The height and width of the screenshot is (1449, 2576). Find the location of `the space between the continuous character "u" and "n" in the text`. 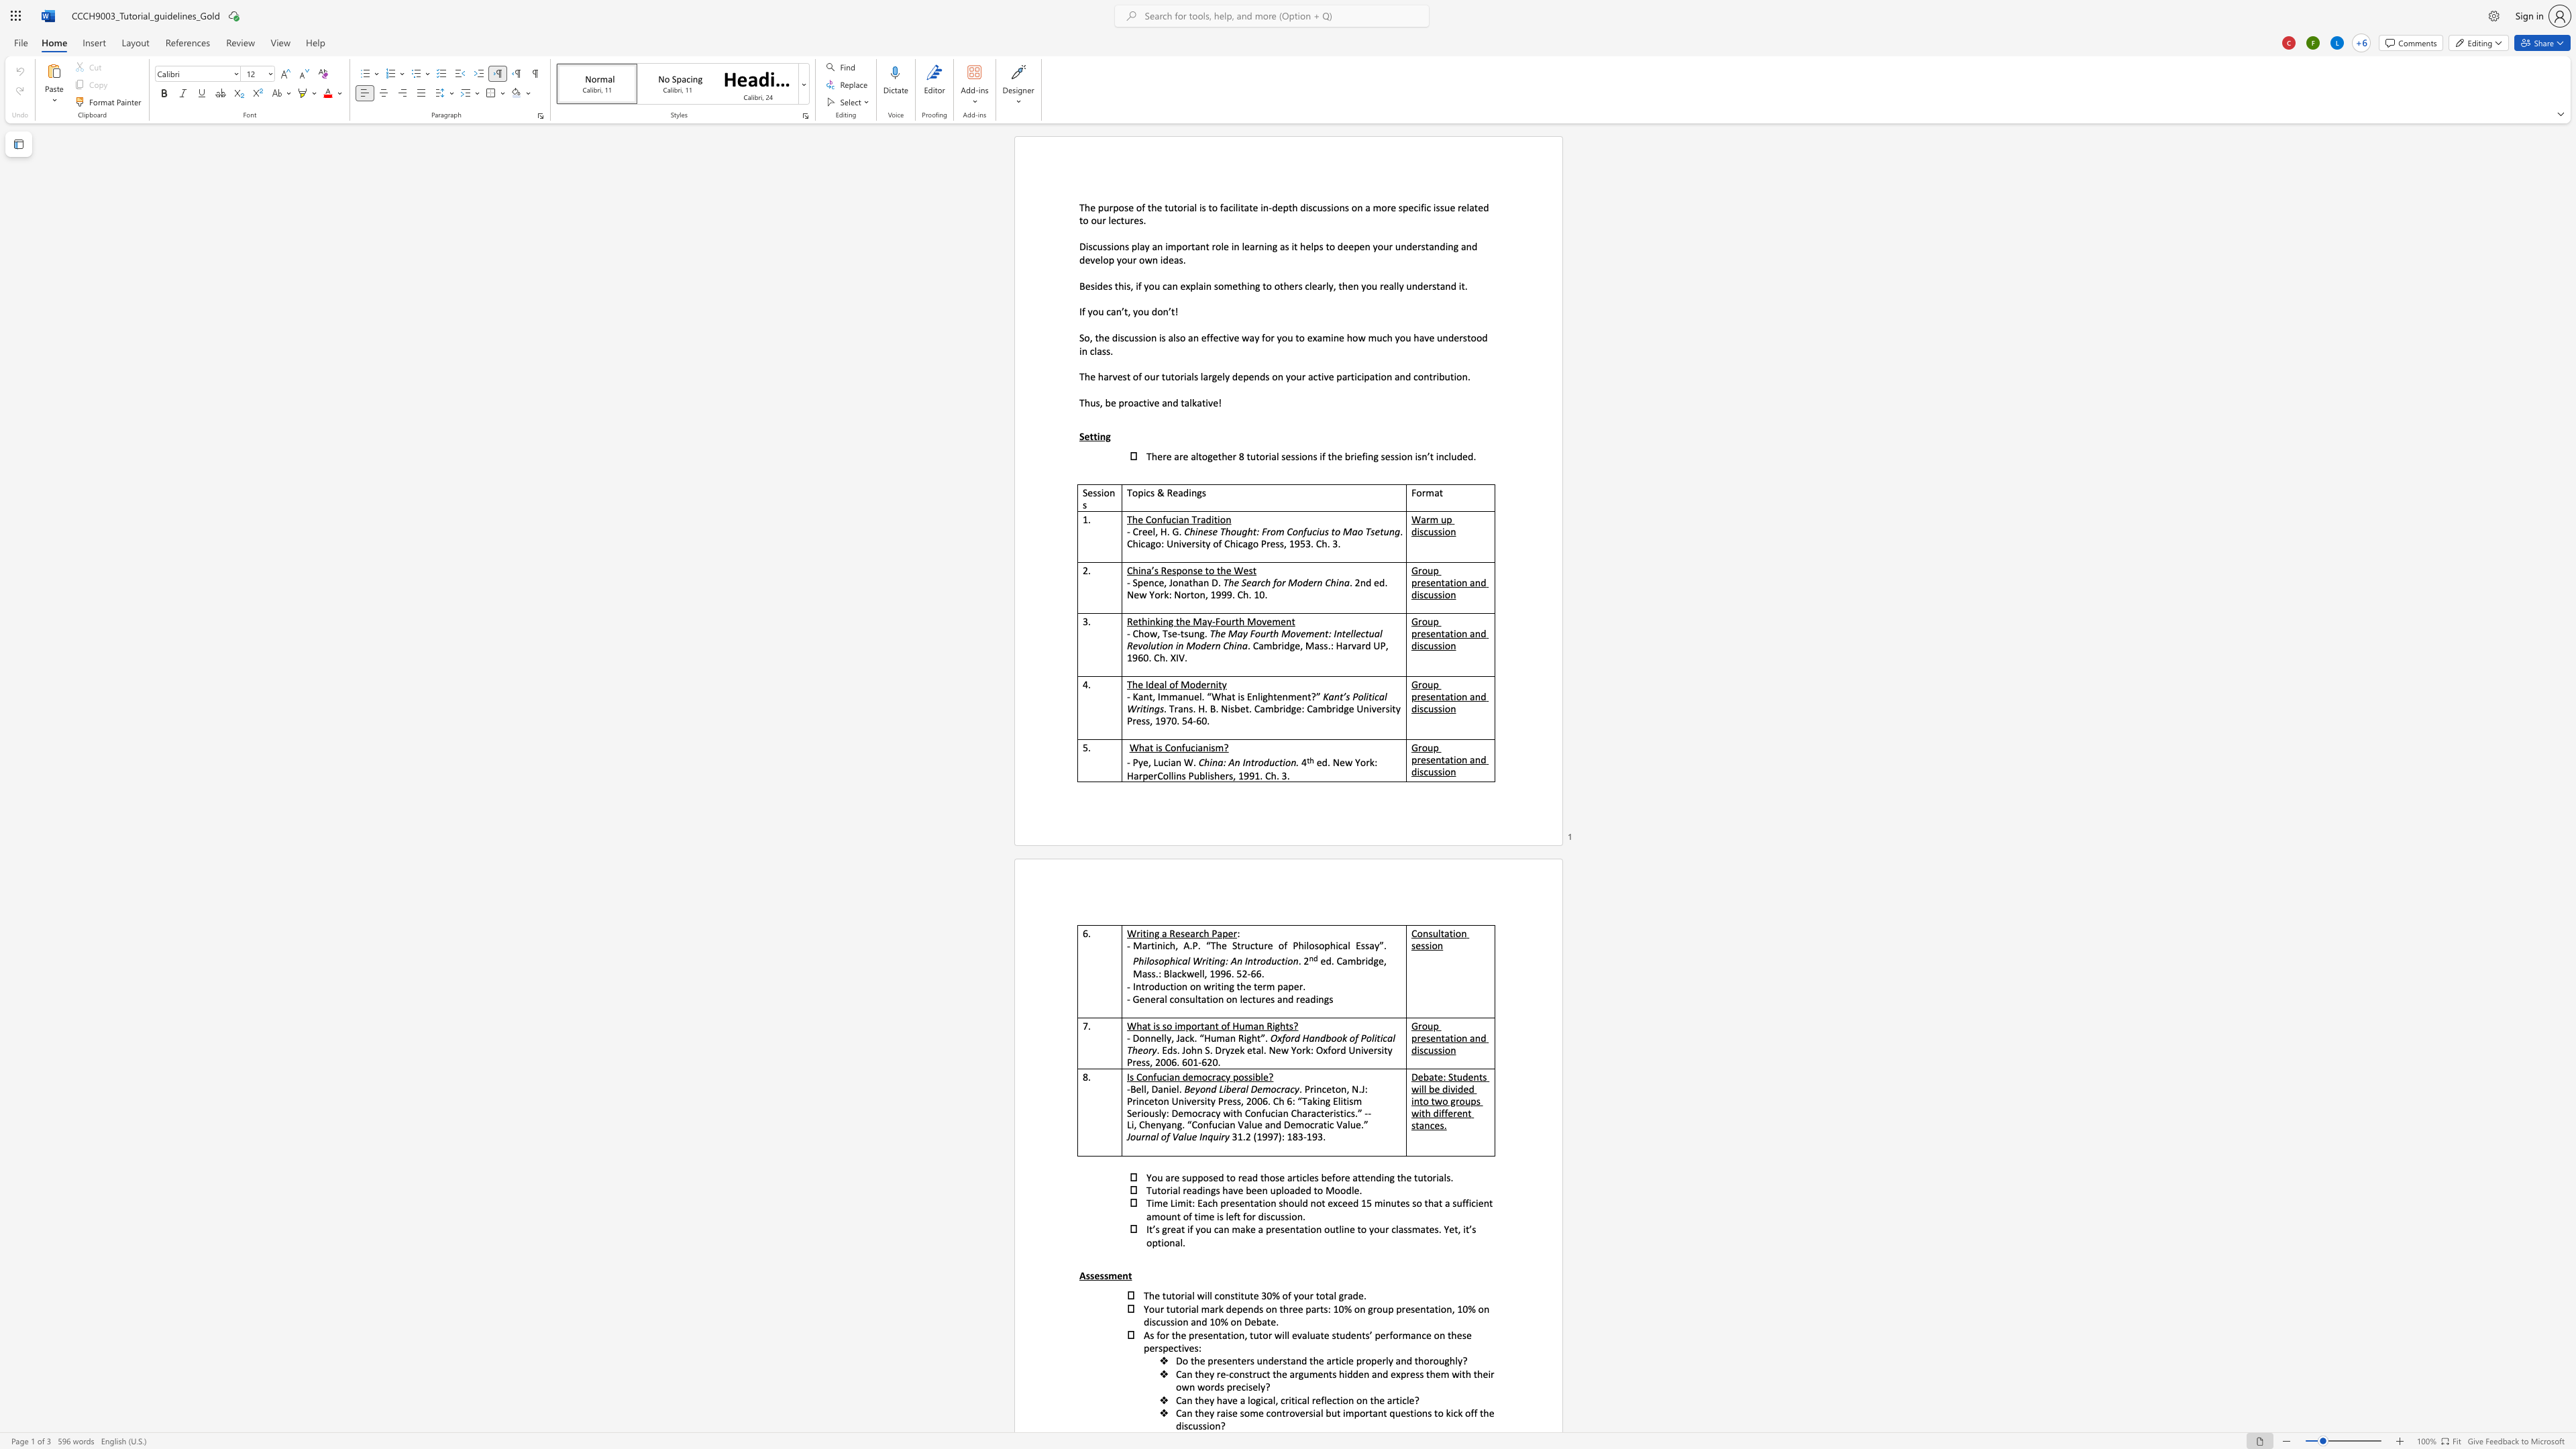

the space between the continuous character "u" and "n" in the text is located at coordinates (1400, 245).